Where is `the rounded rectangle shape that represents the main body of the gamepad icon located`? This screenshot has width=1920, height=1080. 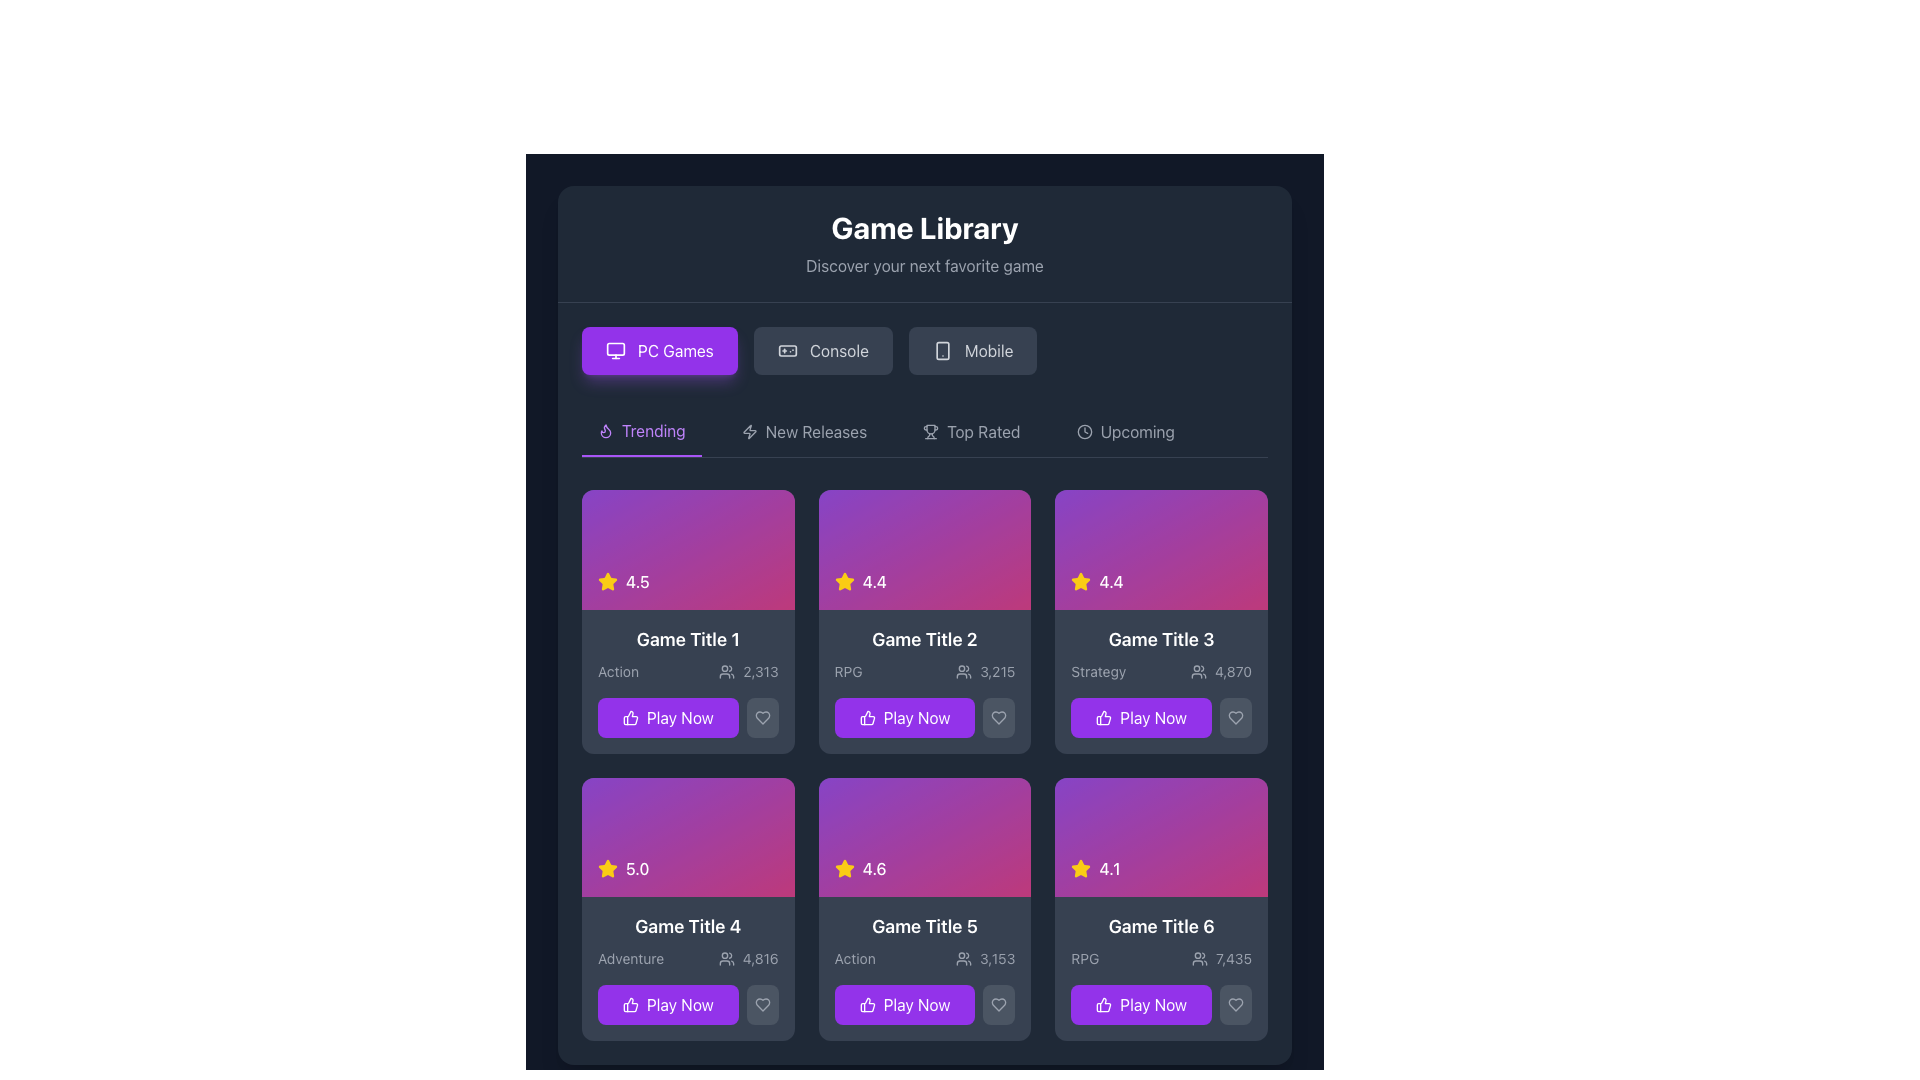
the rounded rectangle shape that represents the main body of the gamepad icon located is located at coordinates (786, 350).